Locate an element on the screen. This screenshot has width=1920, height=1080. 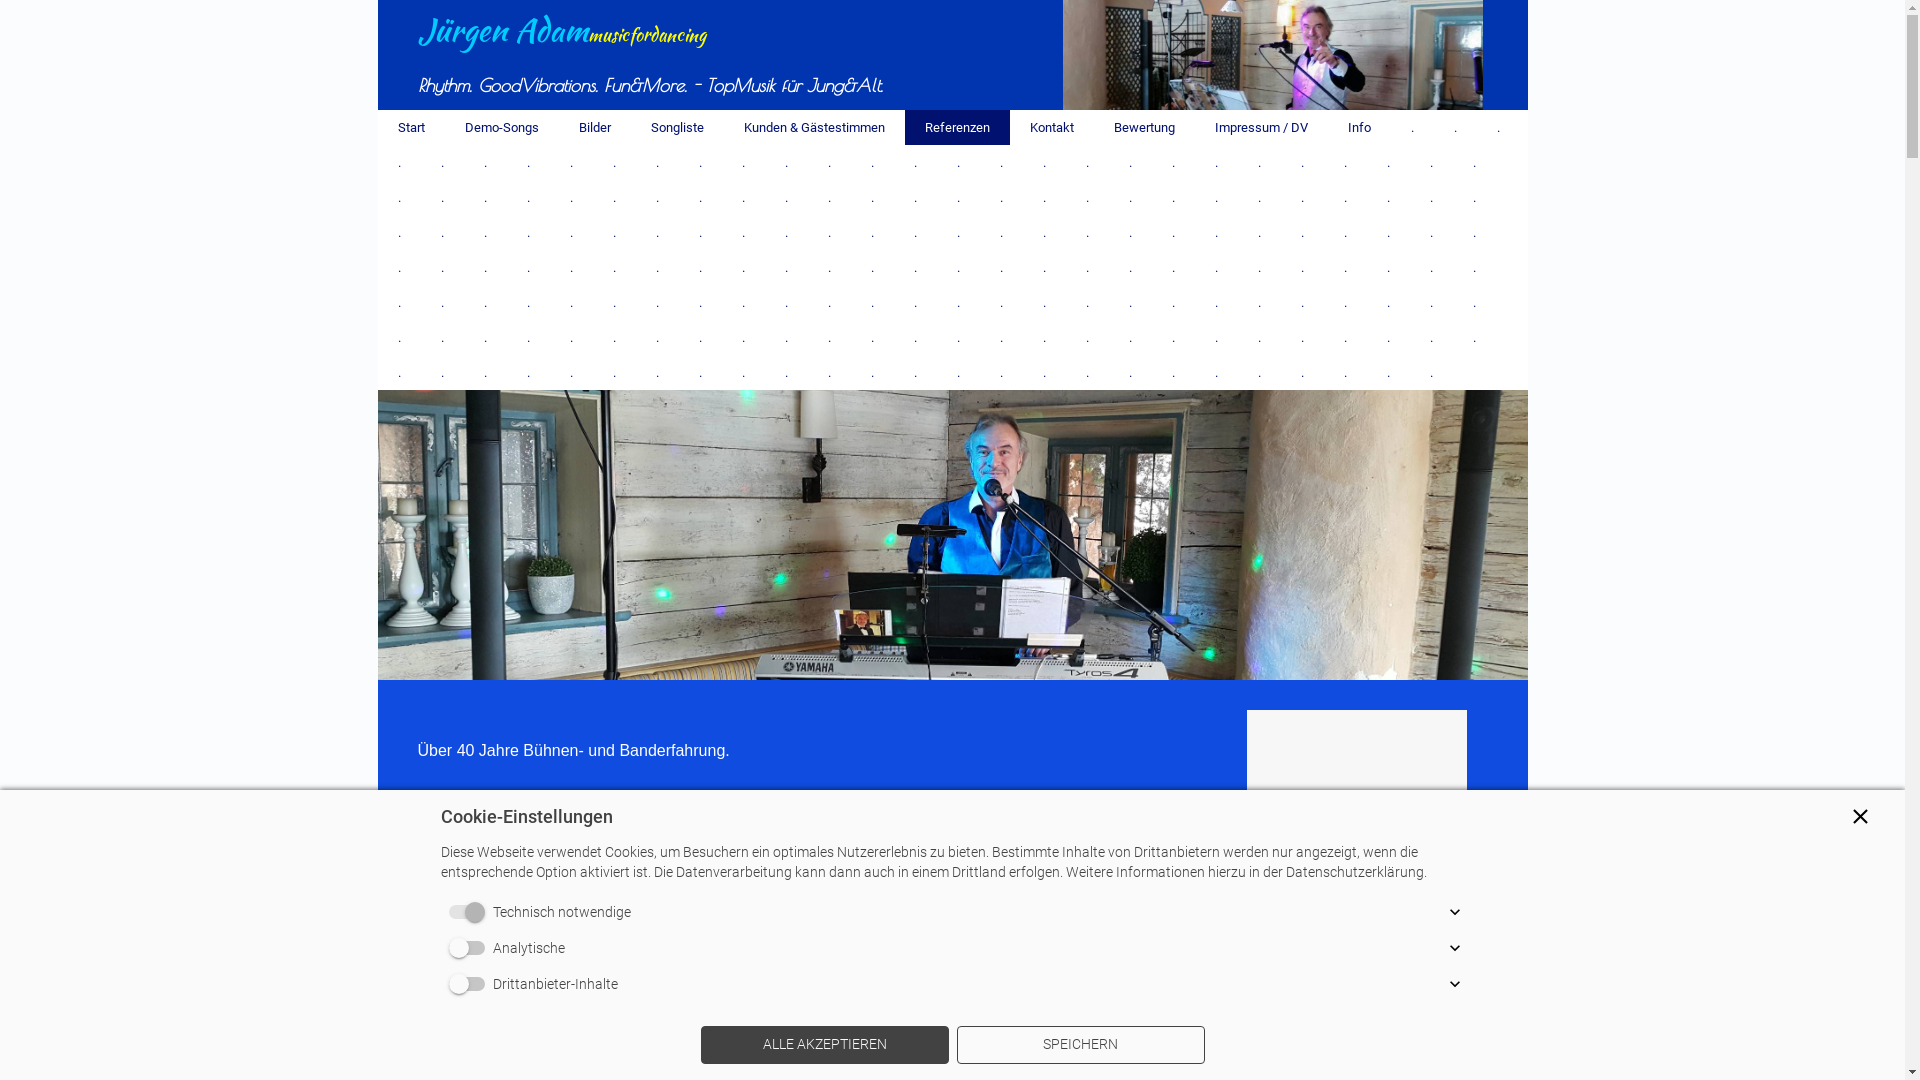
'.' is located at coordinates (742, 197).